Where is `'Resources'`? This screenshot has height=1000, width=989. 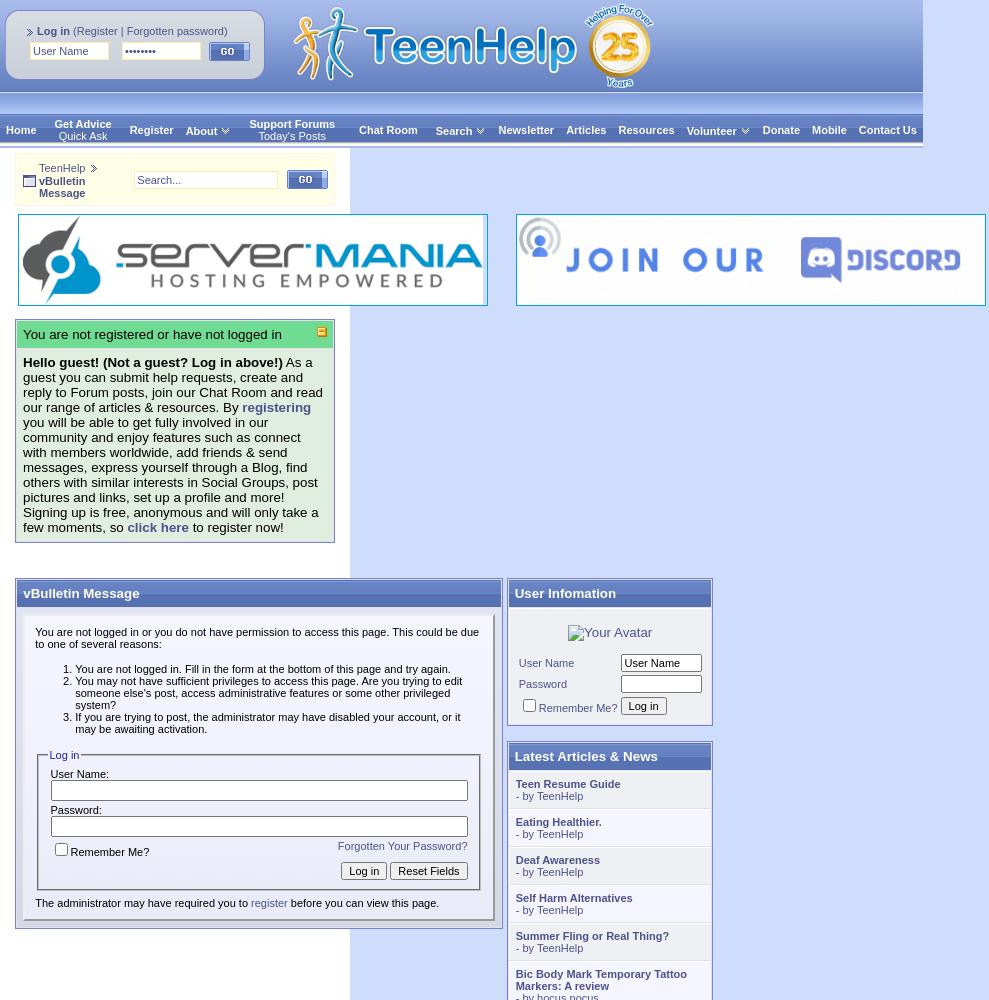 'Resources' is located at coordinates (646, 130).